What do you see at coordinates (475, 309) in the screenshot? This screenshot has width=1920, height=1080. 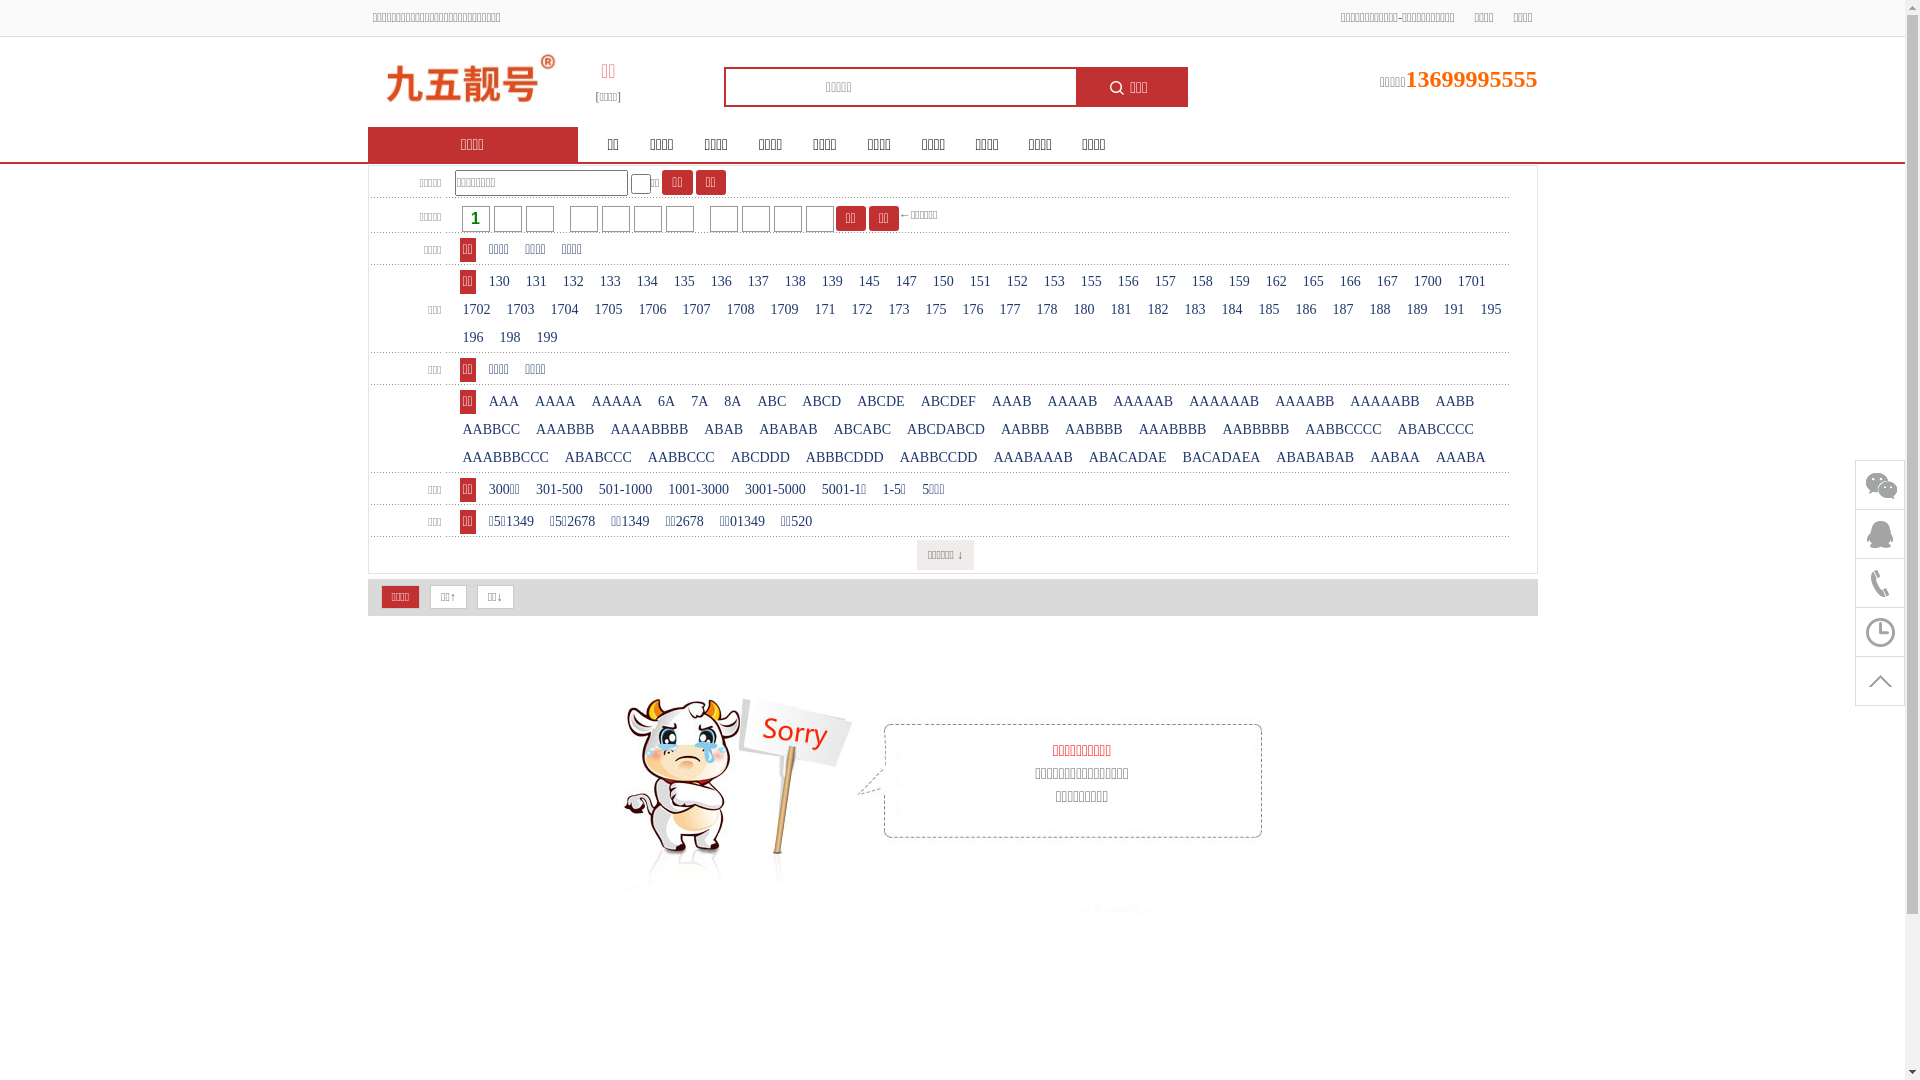 I see `'1702'` at bounding box center [475, 309].